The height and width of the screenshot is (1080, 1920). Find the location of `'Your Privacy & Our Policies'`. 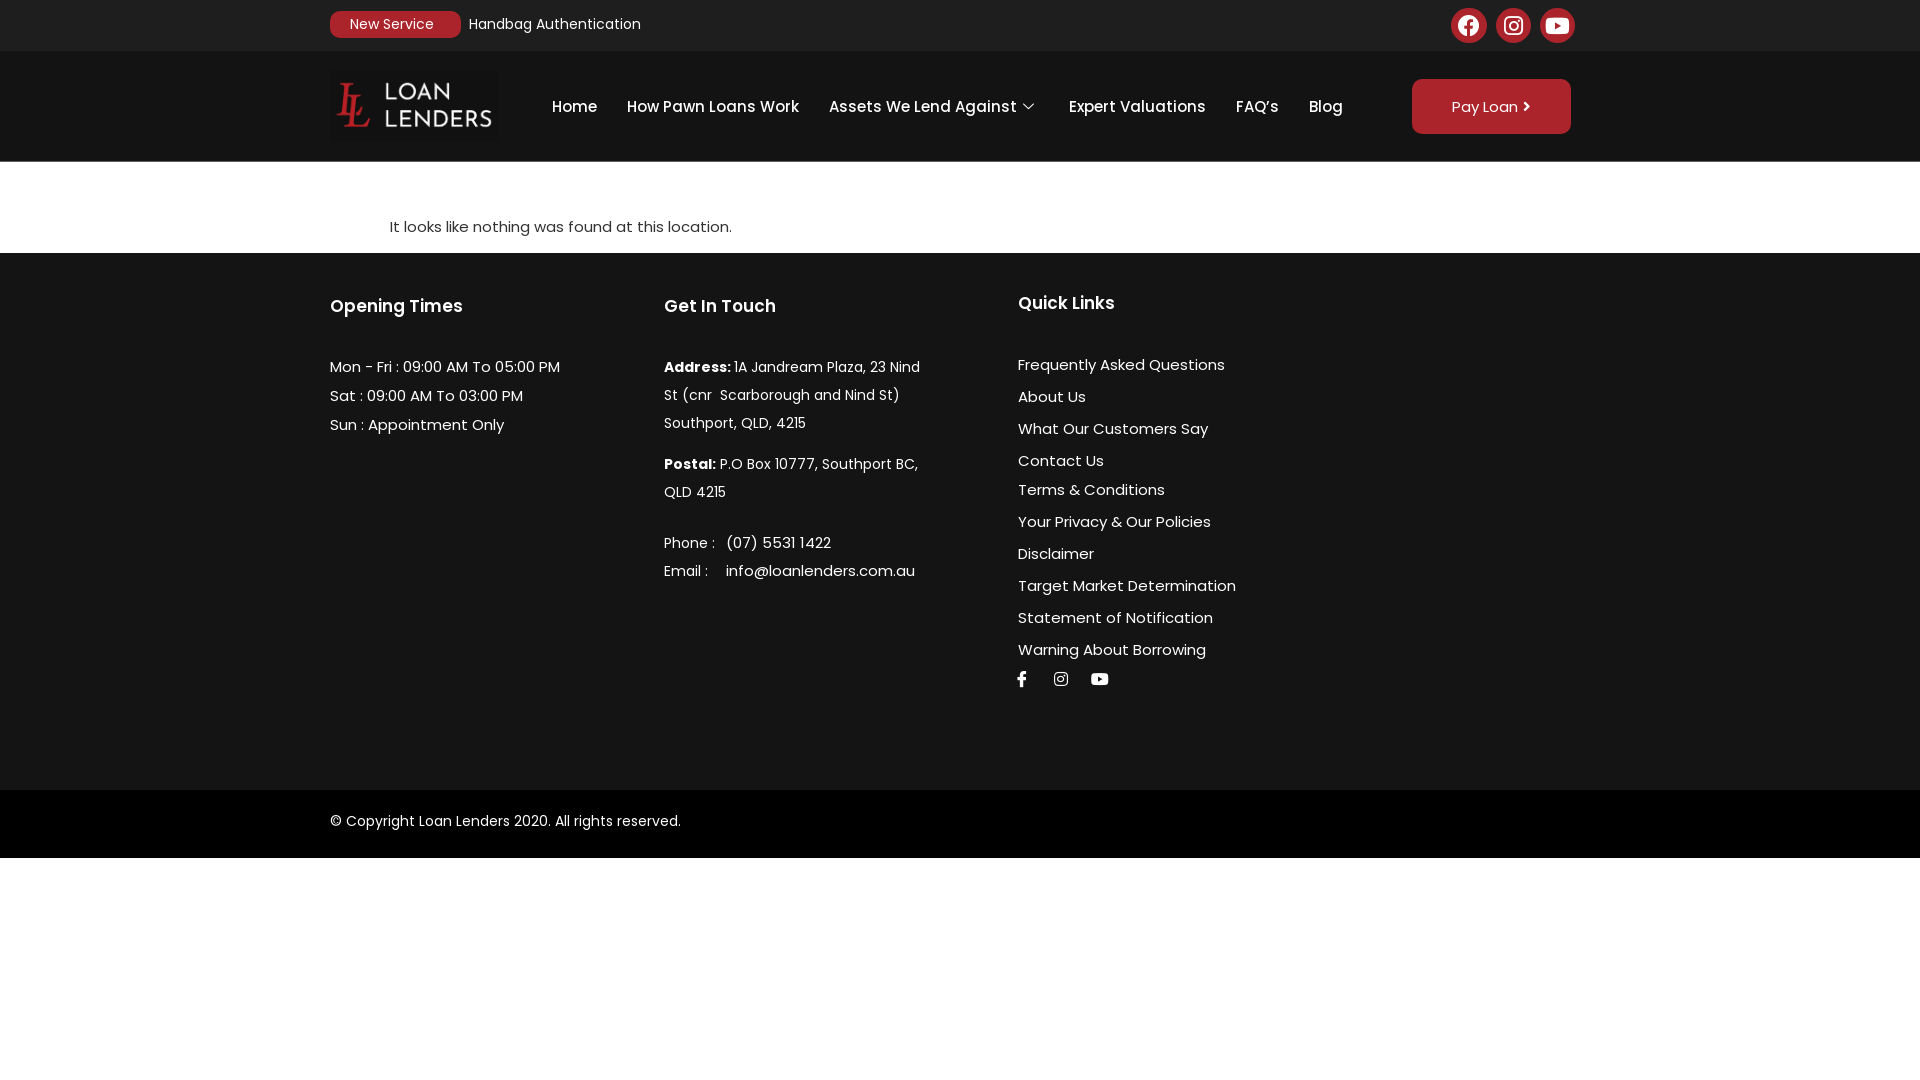

'Your Privacy & Our Policies' is located at coordinates (1141, 520).